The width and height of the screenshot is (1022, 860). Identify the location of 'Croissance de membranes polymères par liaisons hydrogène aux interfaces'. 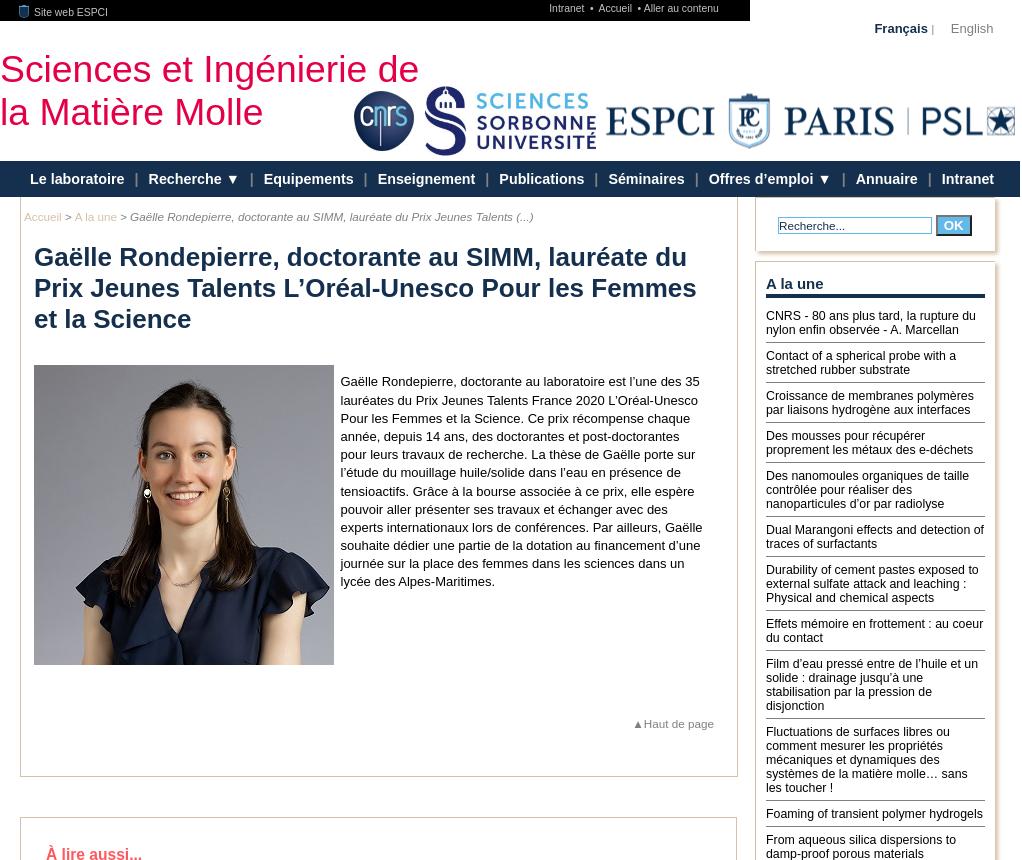
(869, 400).